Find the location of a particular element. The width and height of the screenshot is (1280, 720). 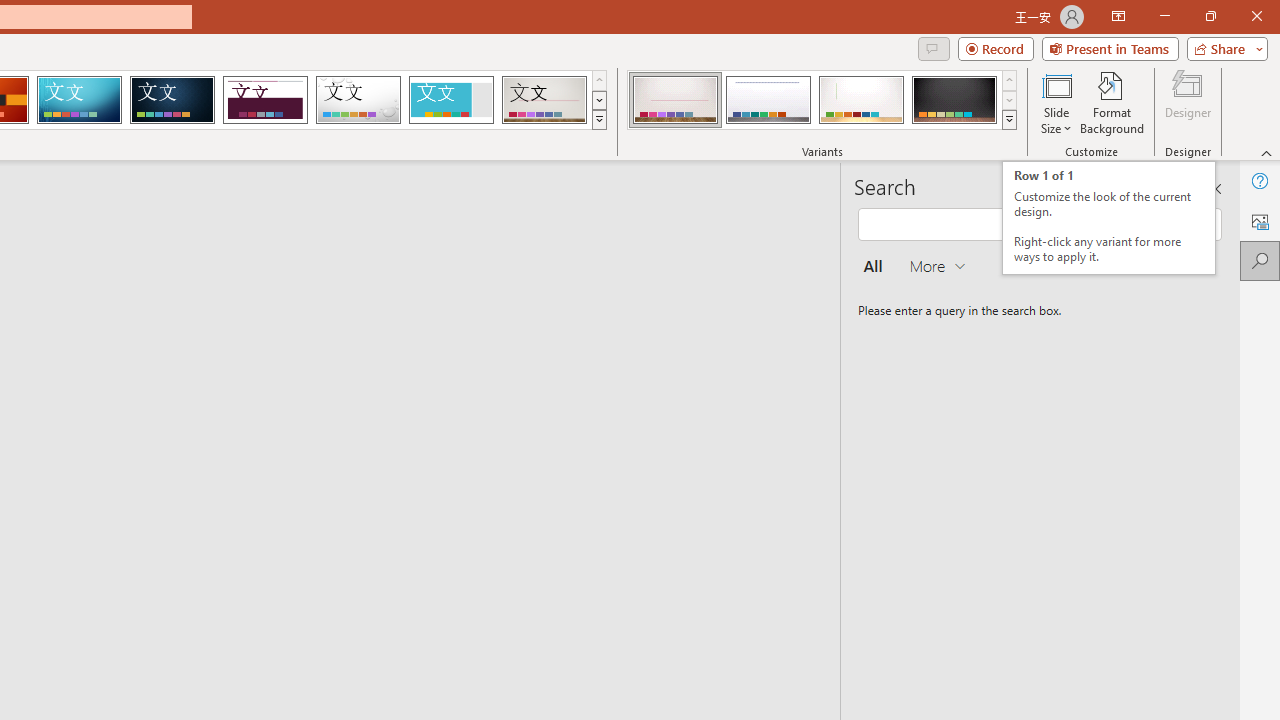

'Gallery Variant 4' is located at coordinates (953, 100).